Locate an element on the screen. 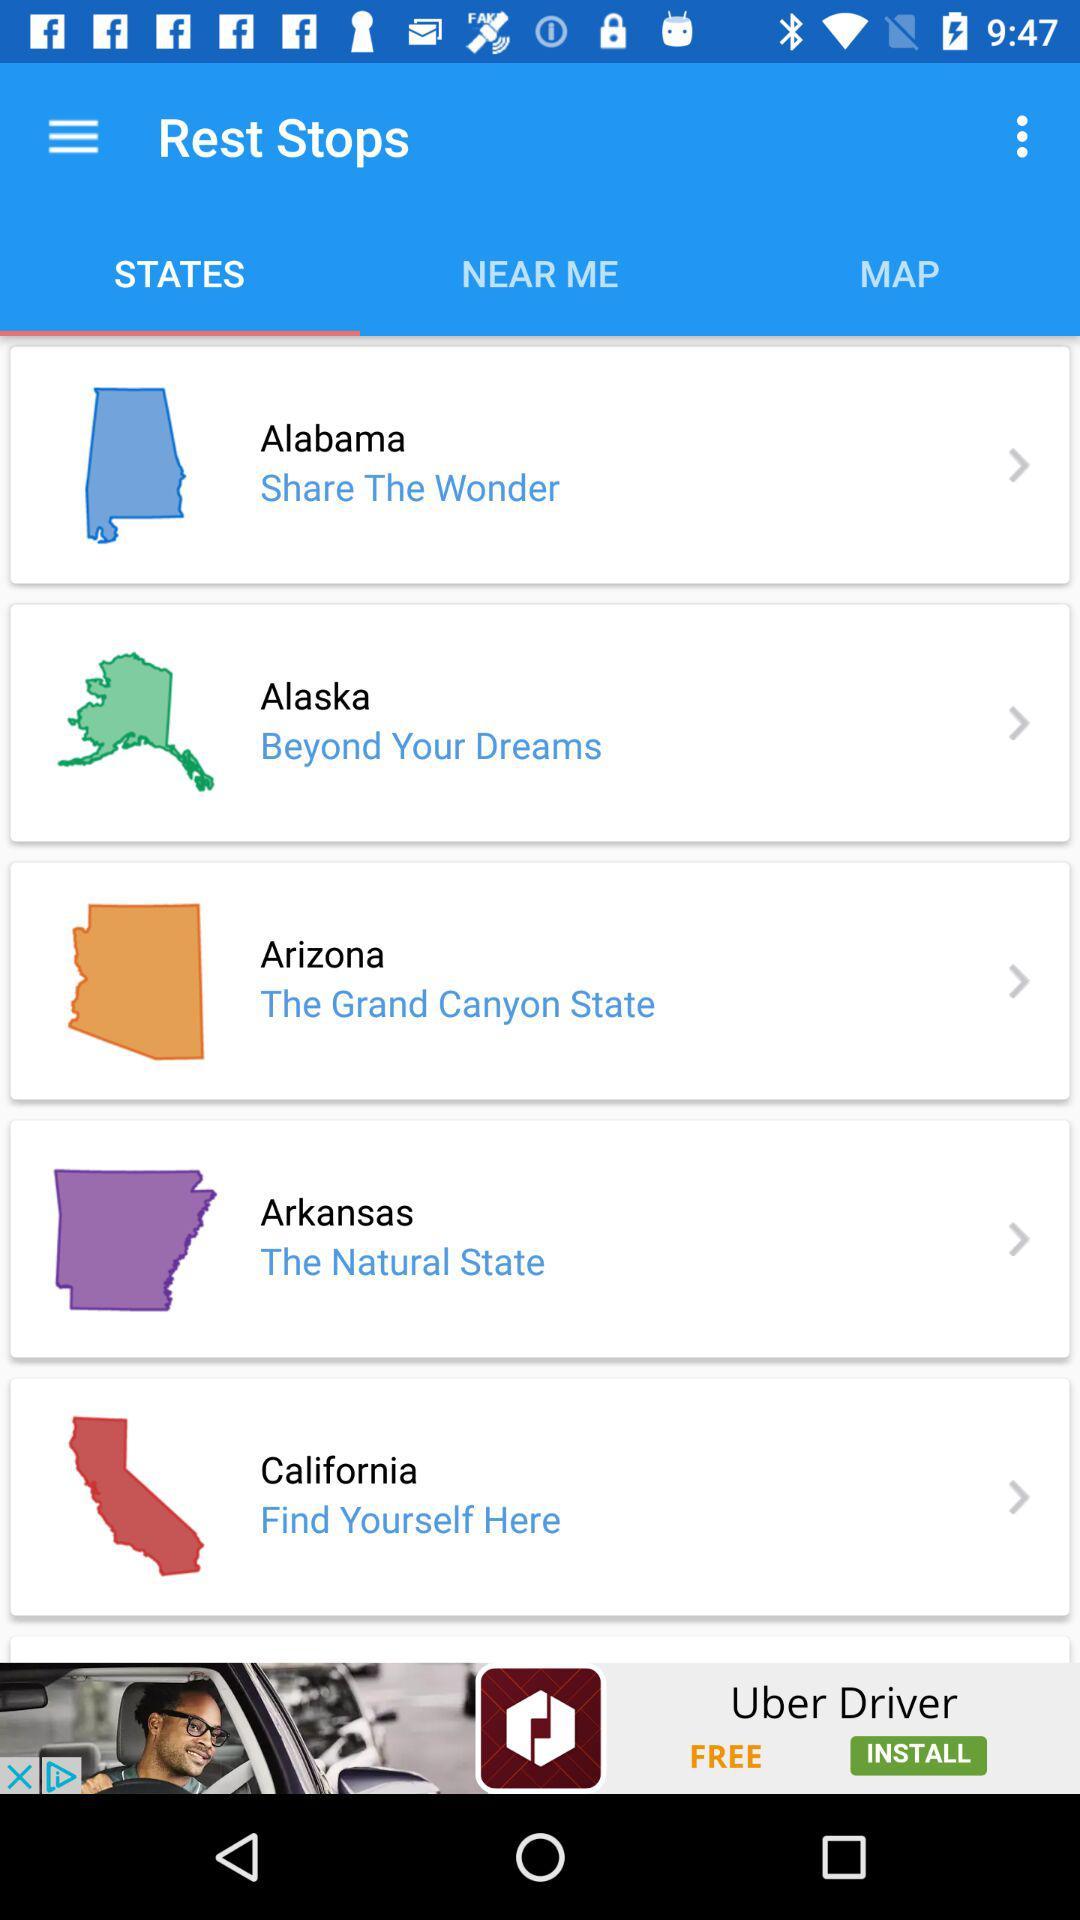 The image size is (1080, 1920). external advertisement uber driver is located at coordinates (540, 1727).